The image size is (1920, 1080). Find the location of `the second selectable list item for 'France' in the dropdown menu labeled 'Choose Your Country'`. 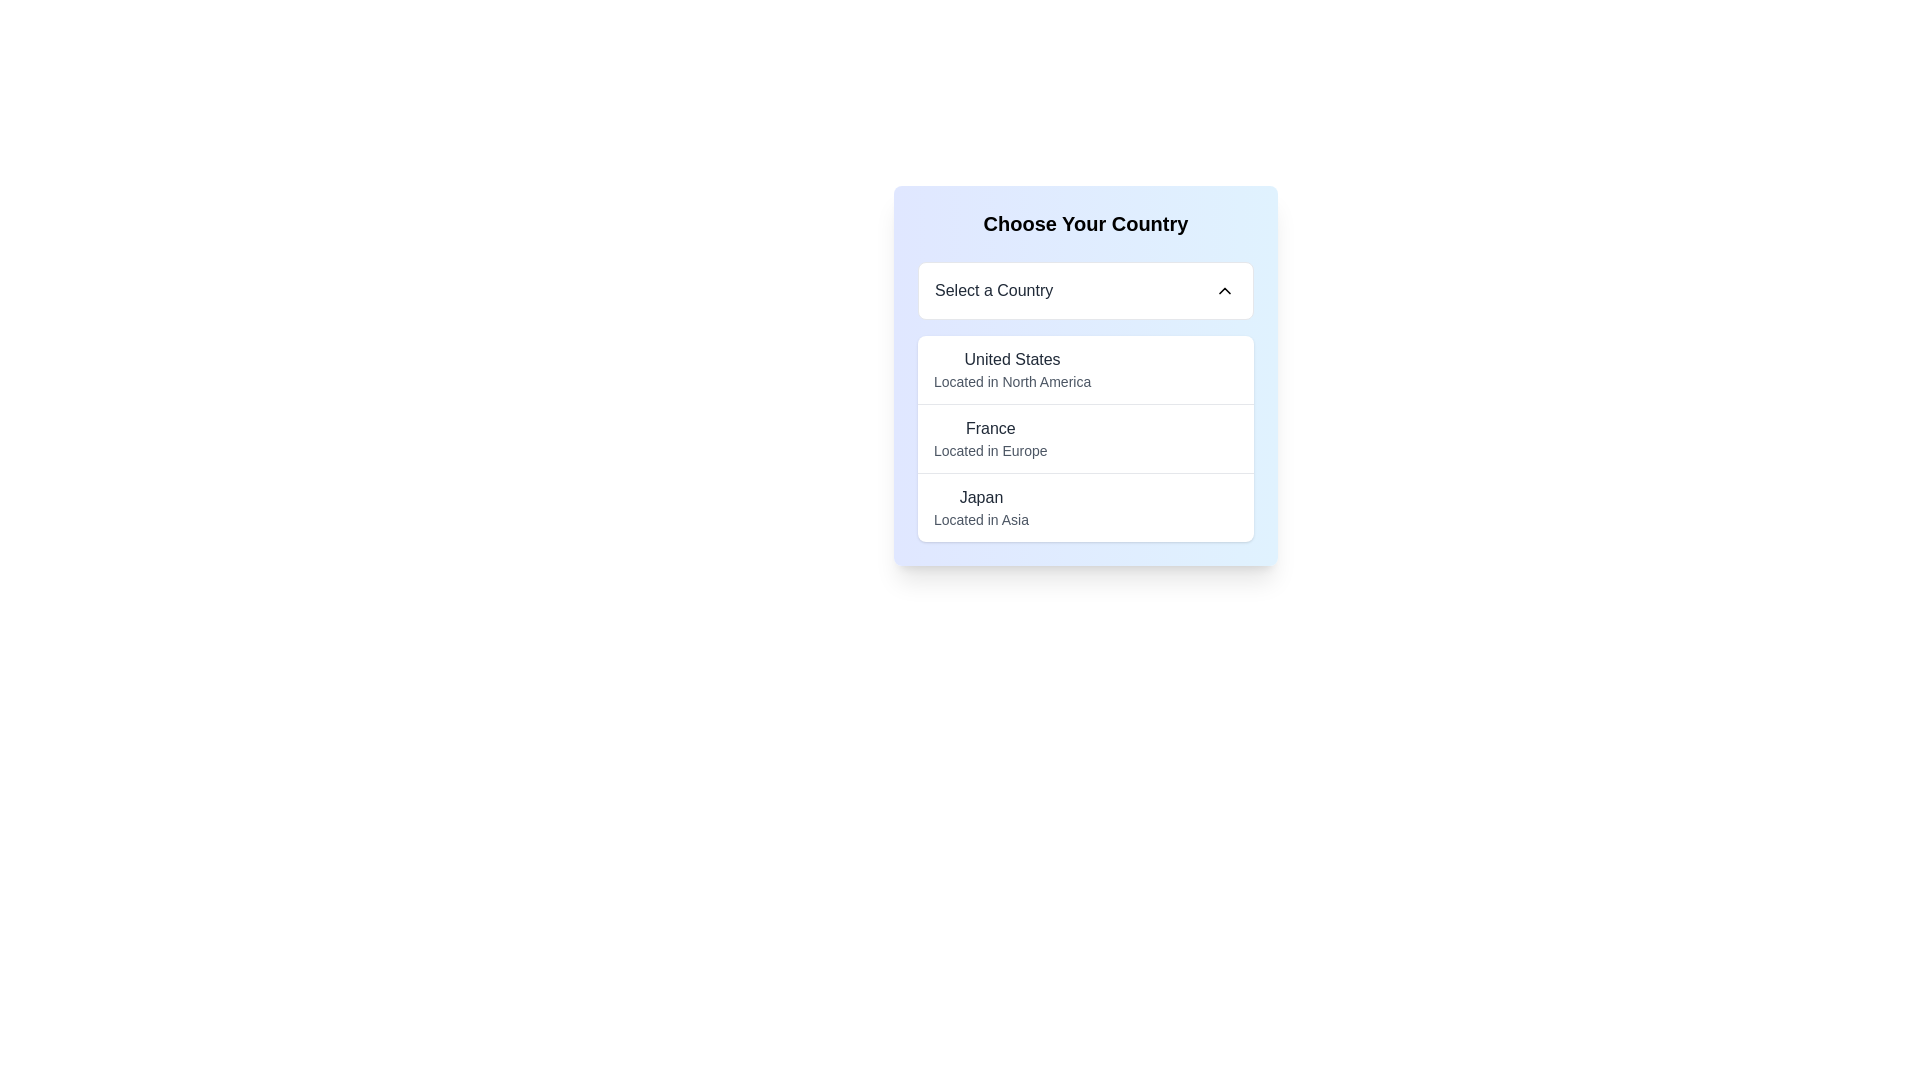

the second selectable list item for 'France' in the dropdown menu labeled 'Choose Your Country' is located at coordinates (990, 438).